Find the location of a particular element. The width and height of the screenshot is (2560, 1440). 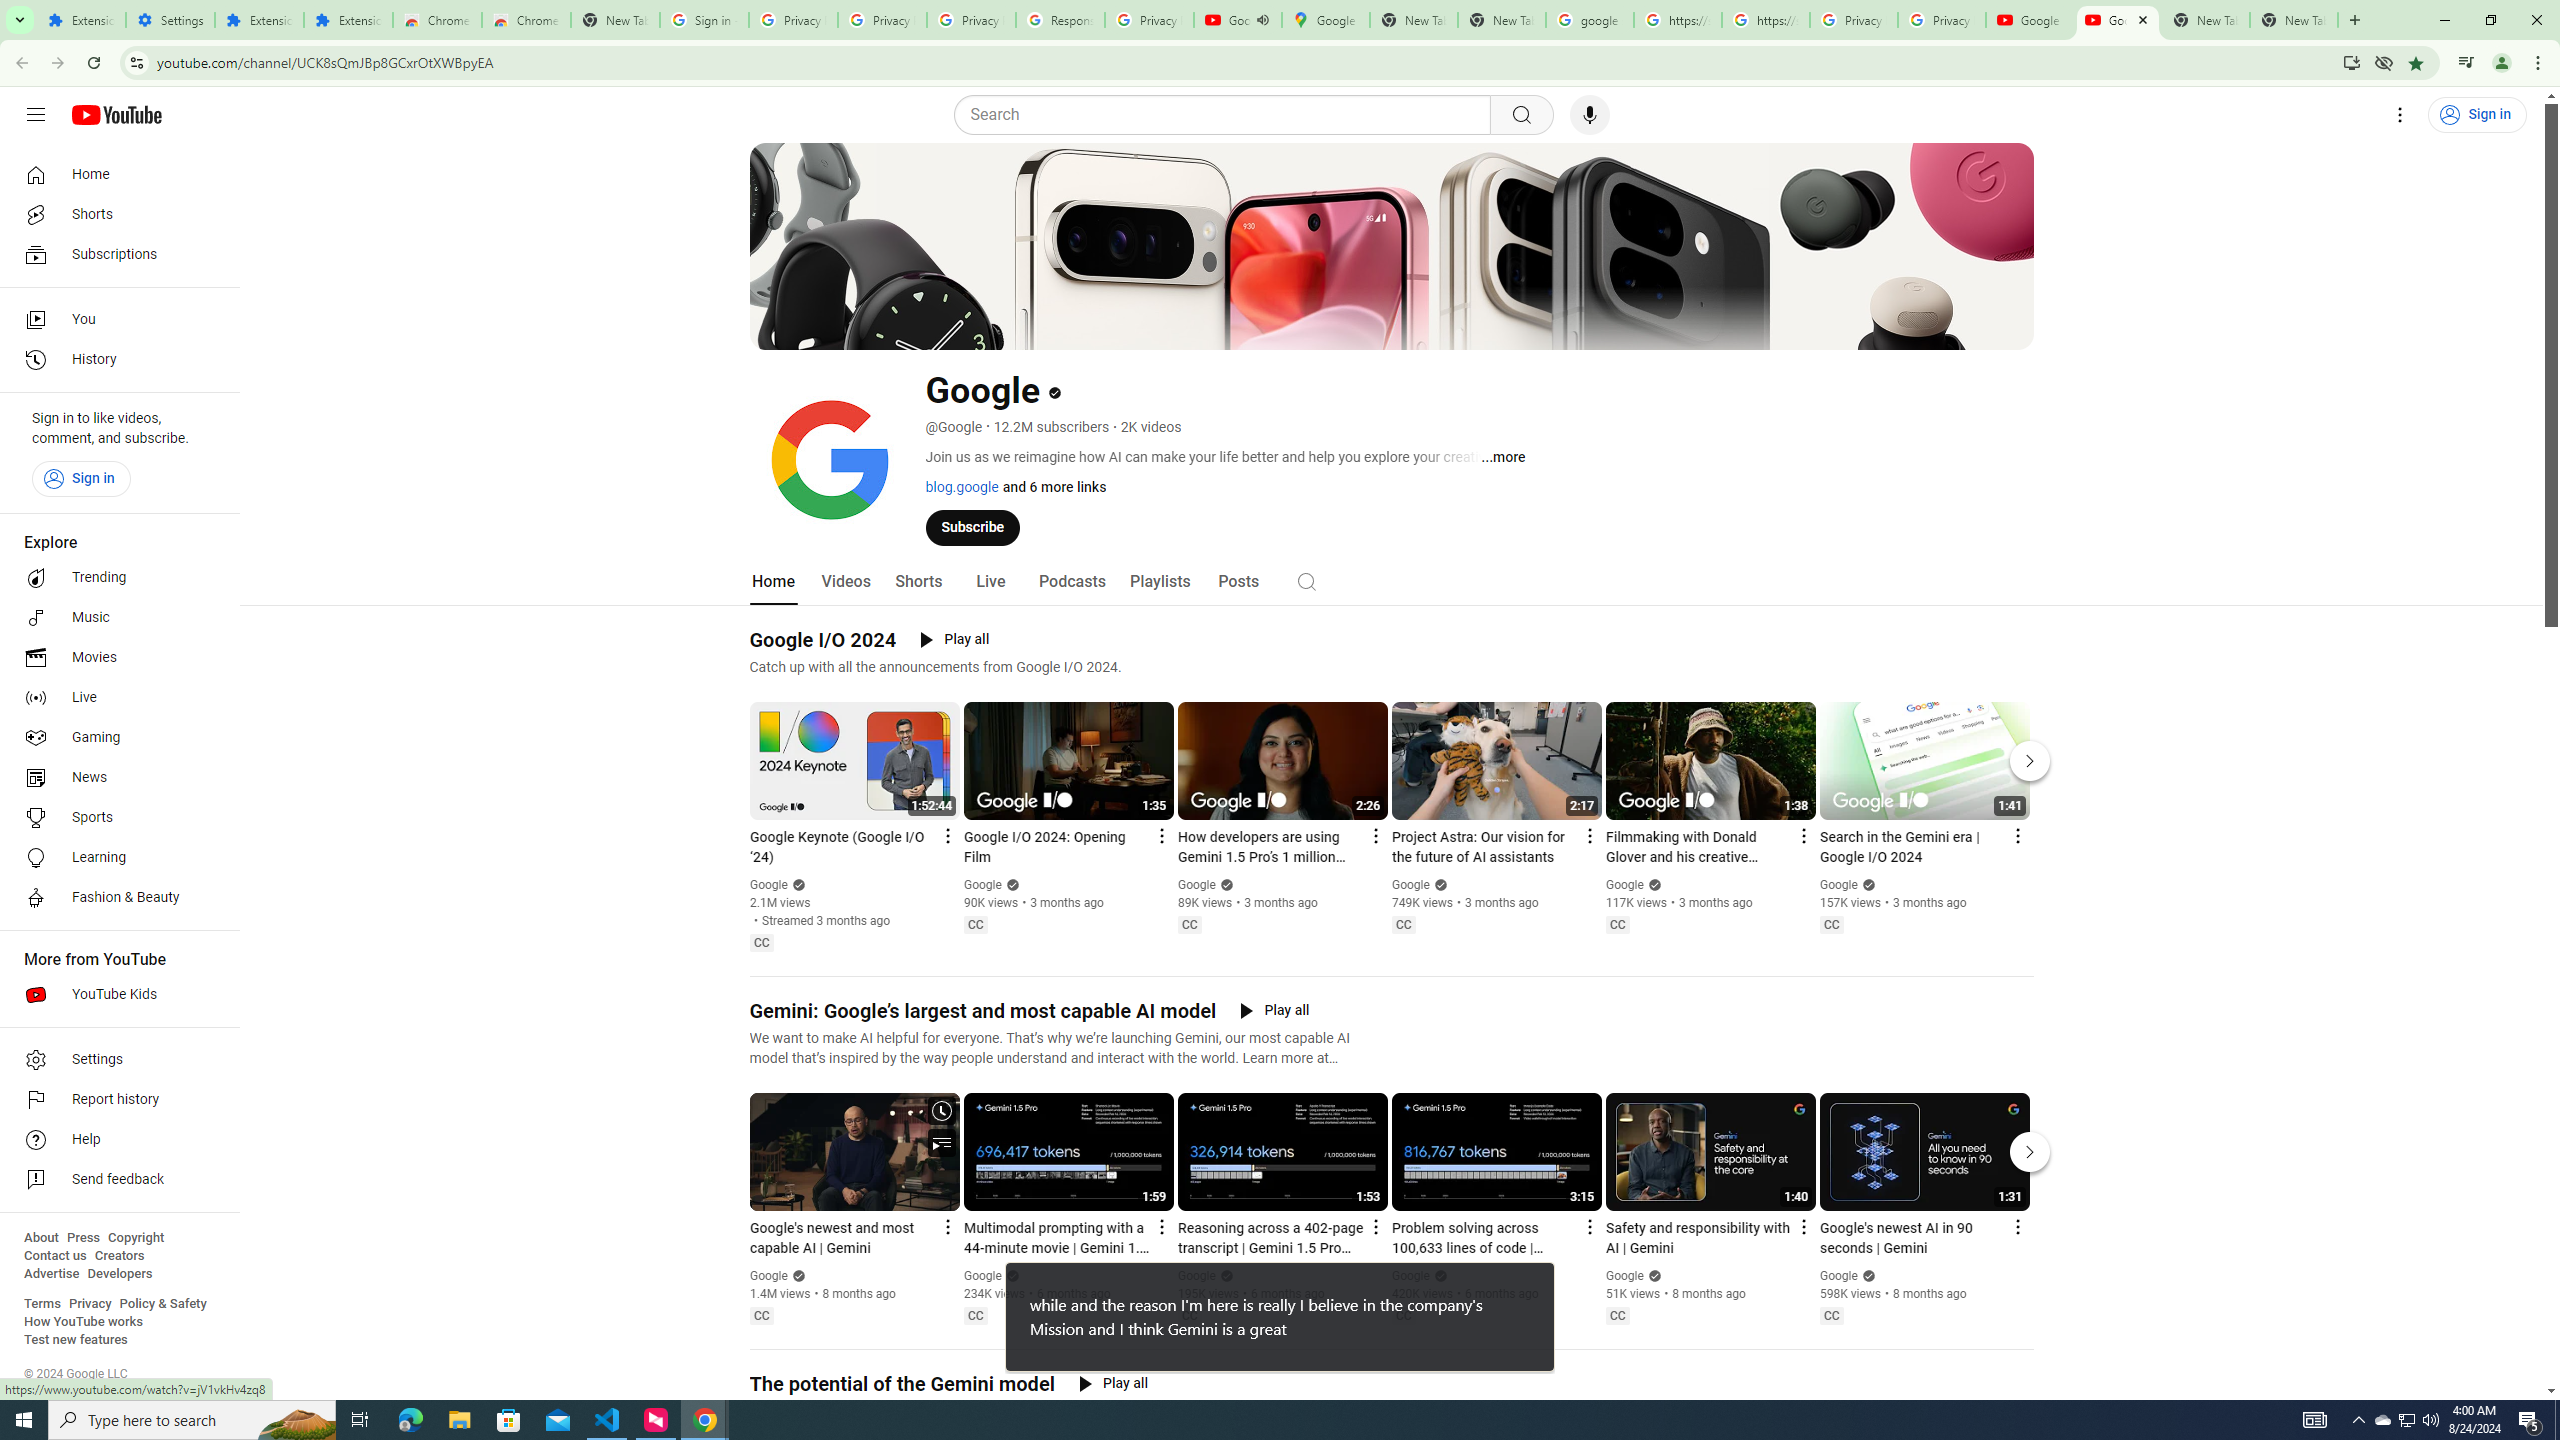

'New Tab' is located at coordinates (2292, 19).